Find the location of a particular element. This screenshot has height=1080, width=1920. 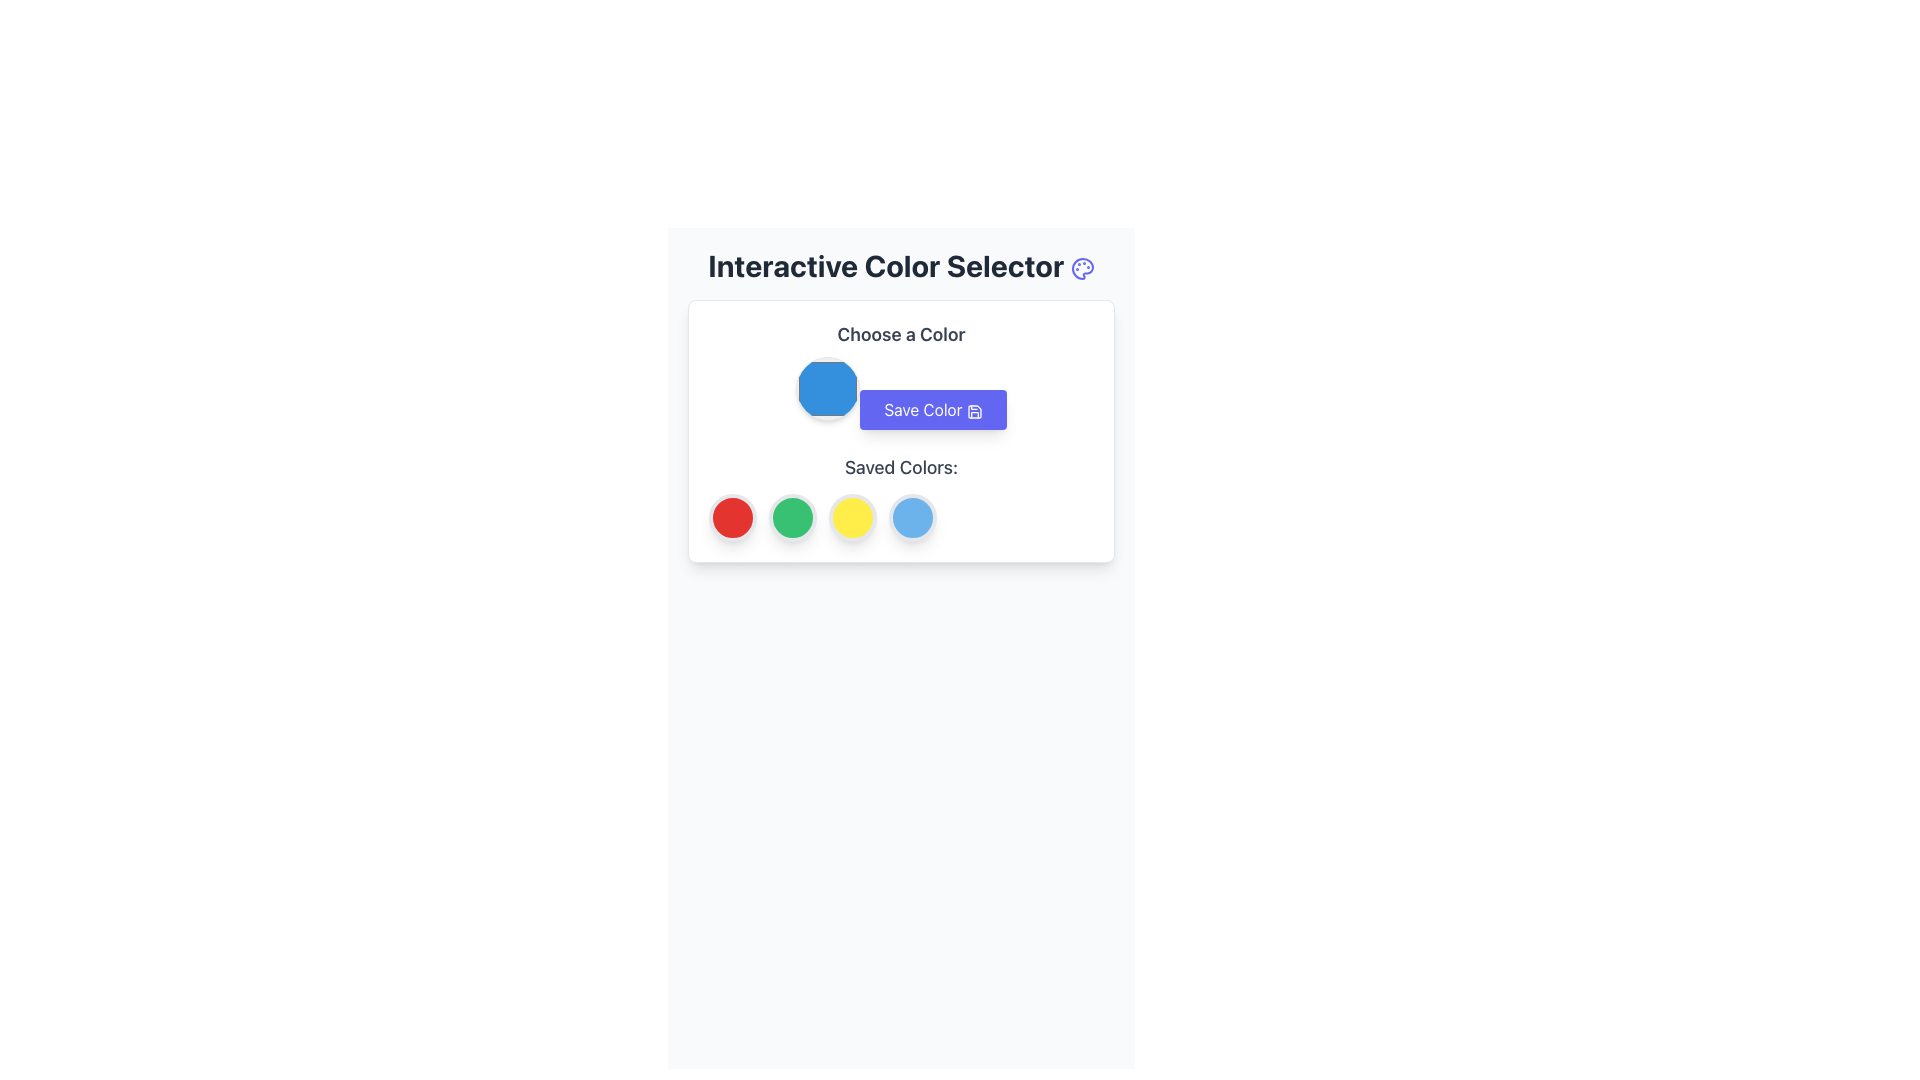

the 'Save Color' button, which is a rectangular button with a purple background and white text, located below the color input element is located at coordinates (932, 408).